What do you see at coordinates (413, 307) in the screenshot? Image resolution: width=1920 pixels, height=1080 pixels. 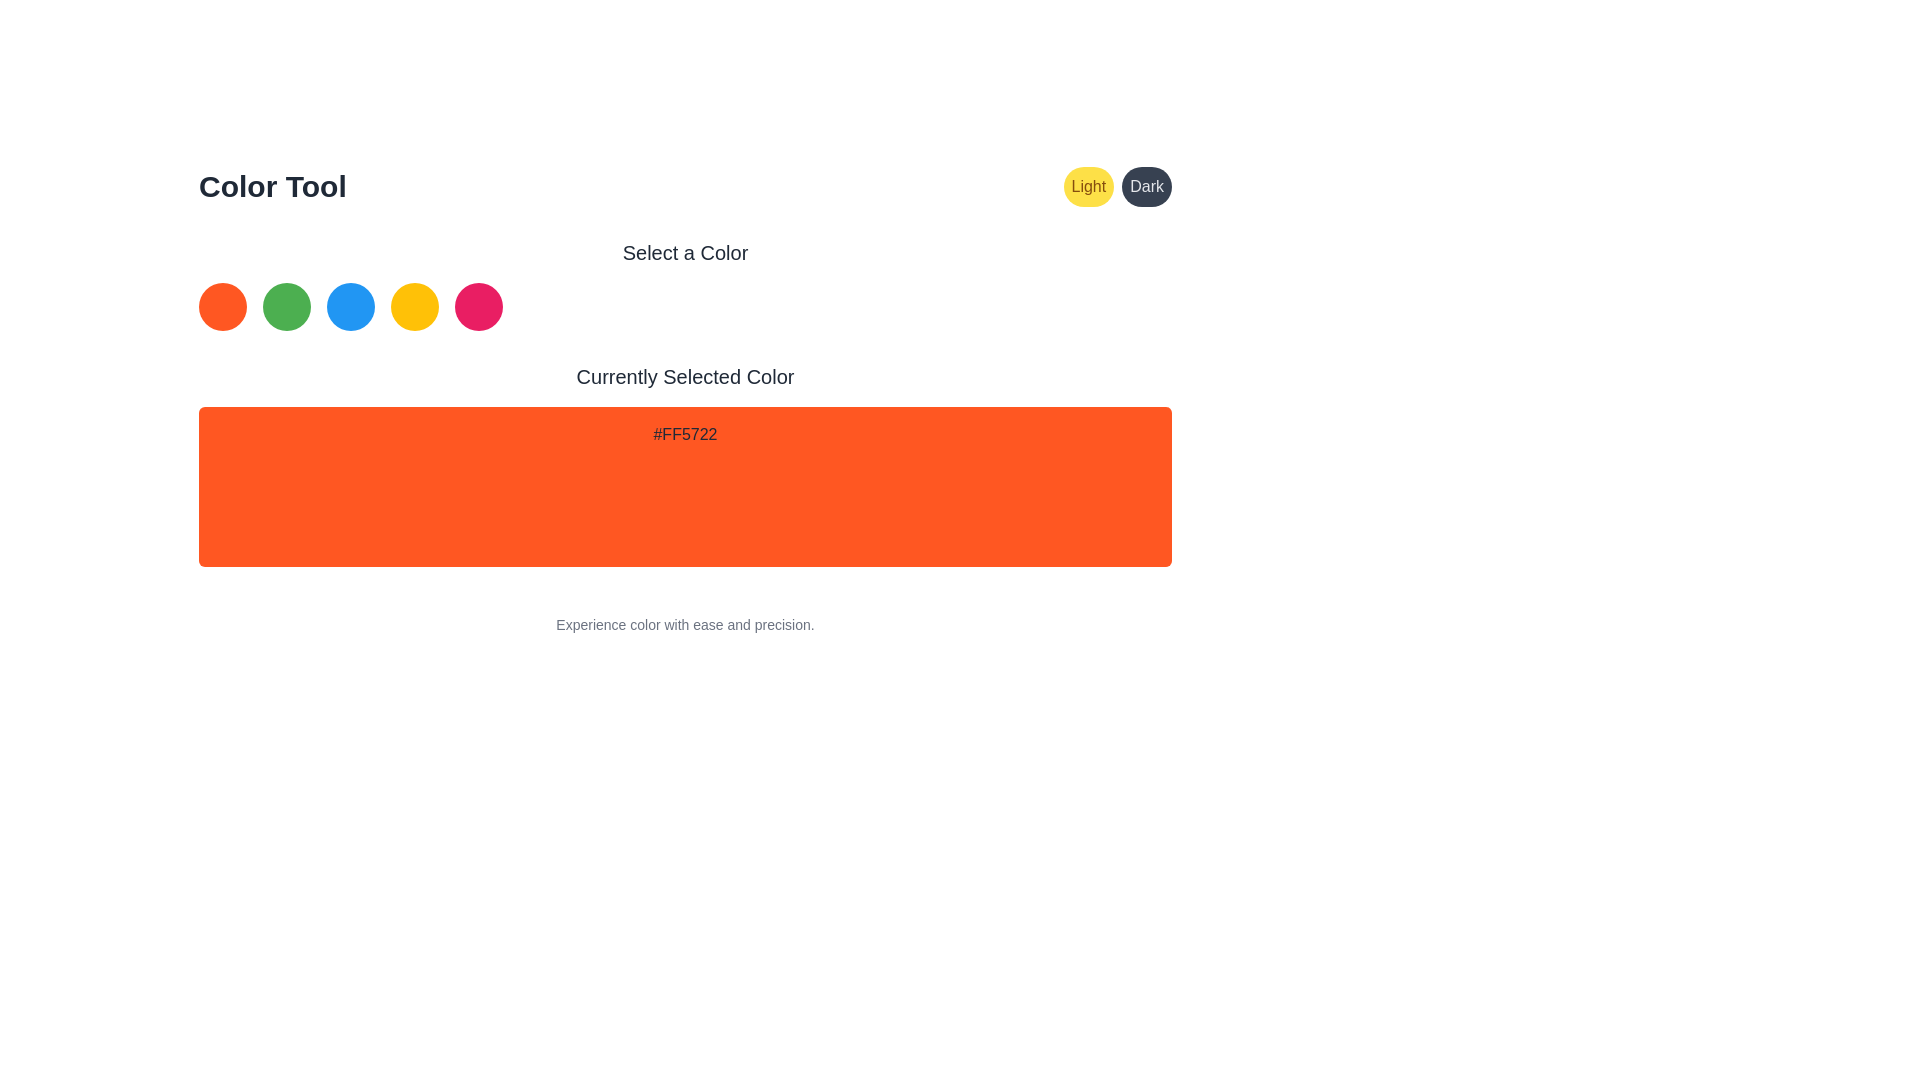 I see `the fourth circular yellow button in the horizontal row of five buttons below the title 'Color Tool'` at bounding box center [413, 307].